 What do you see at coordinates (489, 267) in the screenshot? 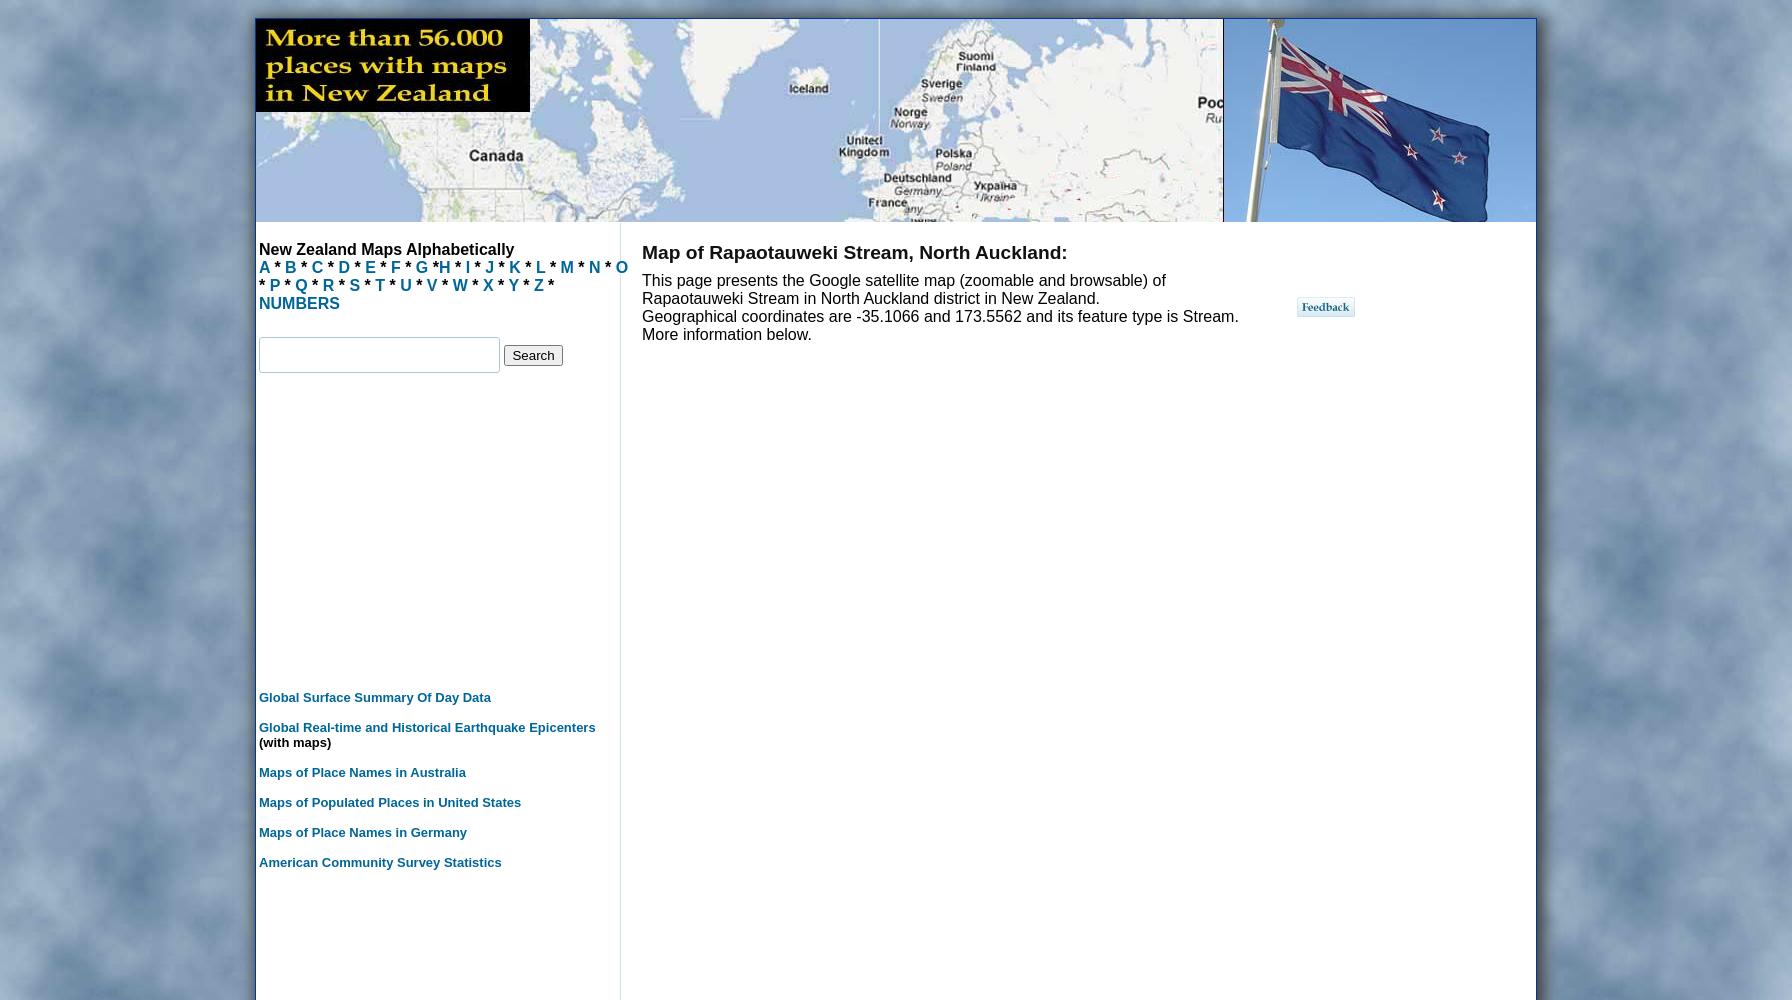
I see `'J'` at bounding box center [489, 267].